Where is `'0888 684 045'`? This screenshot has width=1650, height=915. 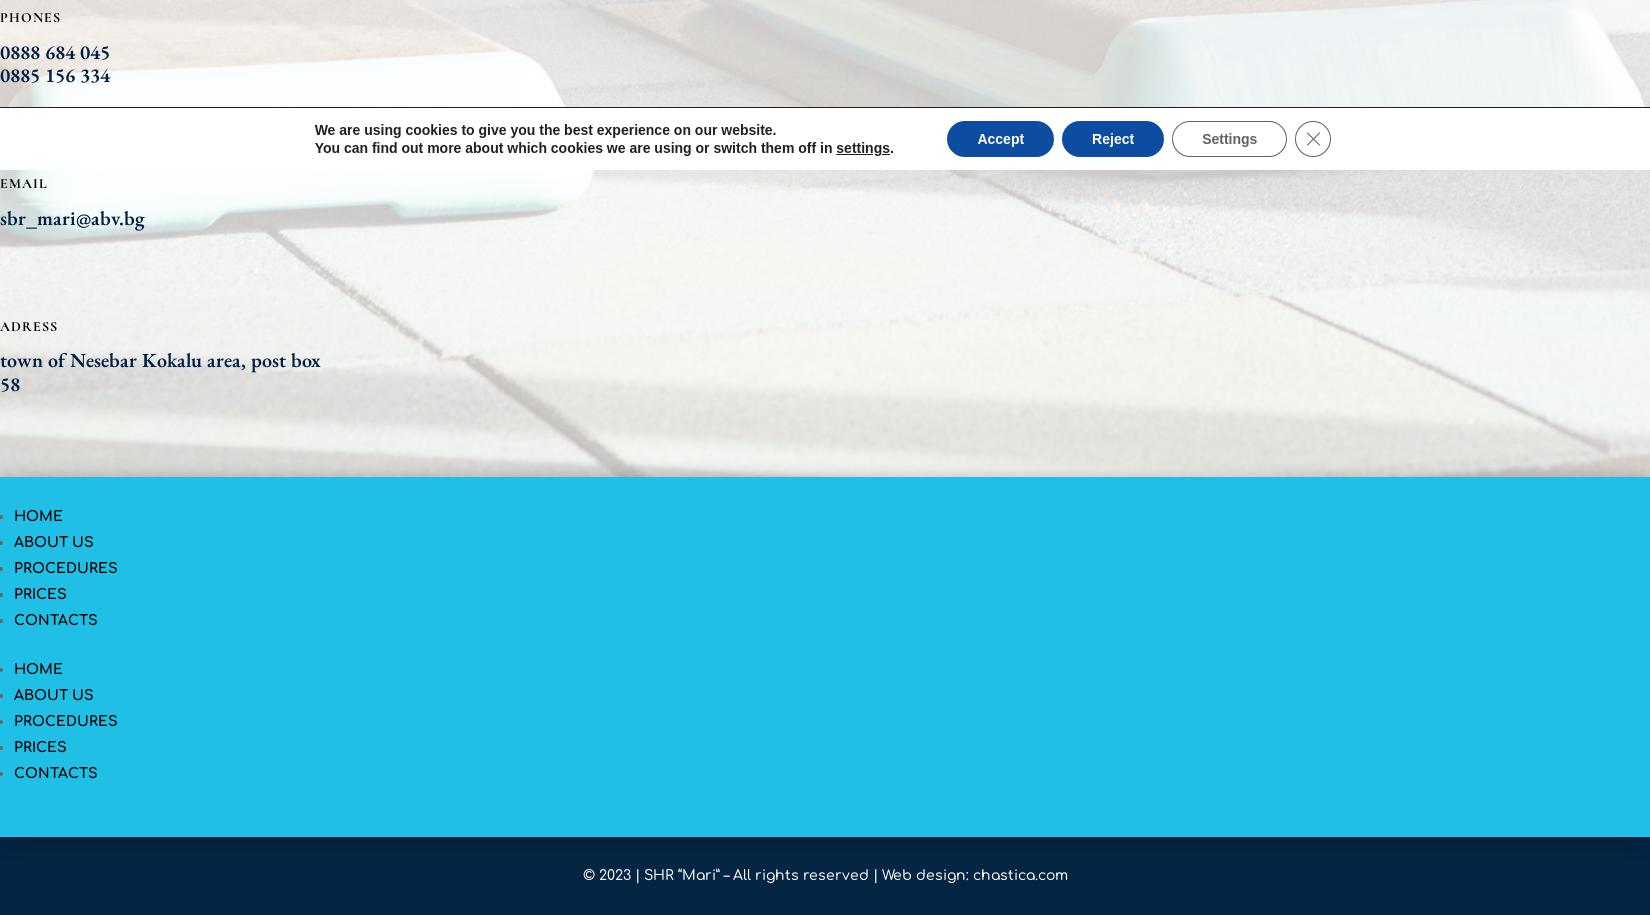
'0888 684 045' is located at coordinates (54, 50).